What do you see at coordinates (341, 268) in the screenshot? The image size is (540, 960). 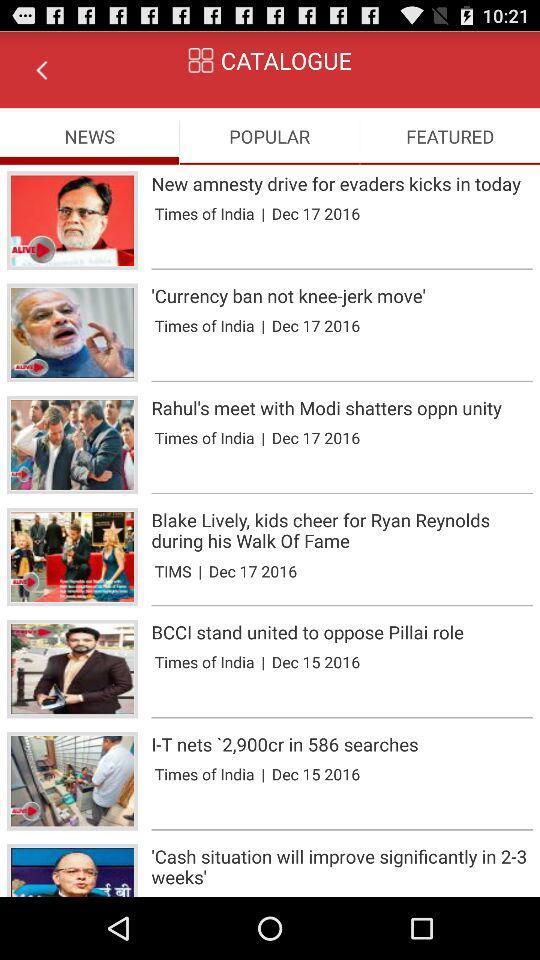 I see `item above currency ban not` at bounding box center [341, 268].